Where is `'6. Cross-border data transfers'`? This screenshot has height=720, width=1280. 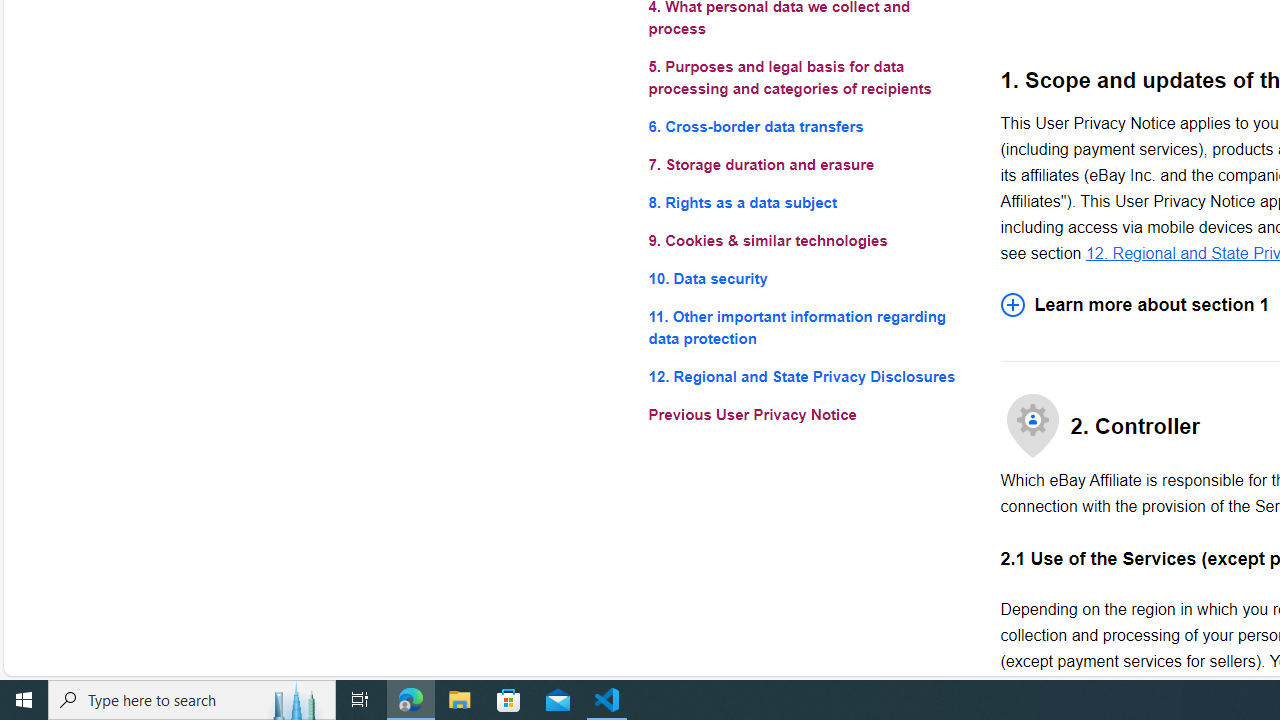 '6. Cross-border data transfers' is located at coordinates (808, 126).